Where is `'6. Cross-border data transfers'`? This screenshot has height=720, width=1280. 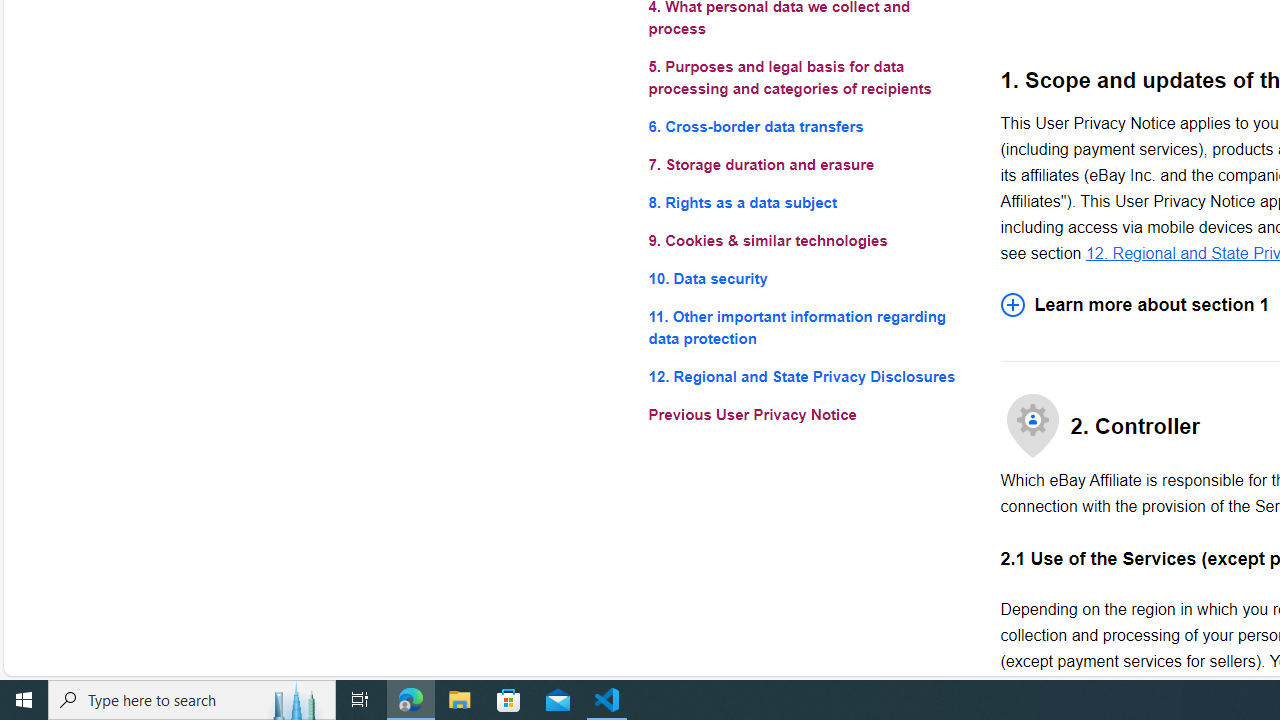 '6. Cross-border data transfers' is located at coordinates (808, 126).